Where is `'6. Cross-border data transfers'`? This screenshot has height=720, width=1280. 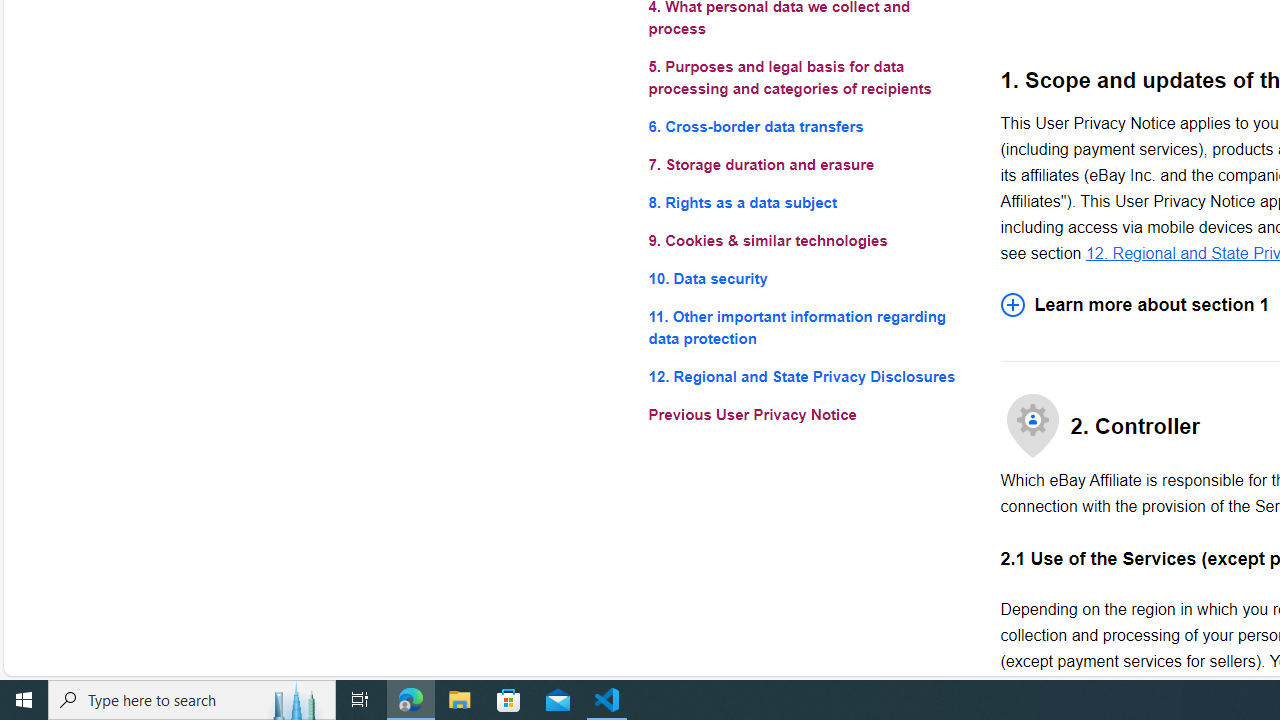 '6. Cross-border data transfers' is located at coordinates (808, 126).